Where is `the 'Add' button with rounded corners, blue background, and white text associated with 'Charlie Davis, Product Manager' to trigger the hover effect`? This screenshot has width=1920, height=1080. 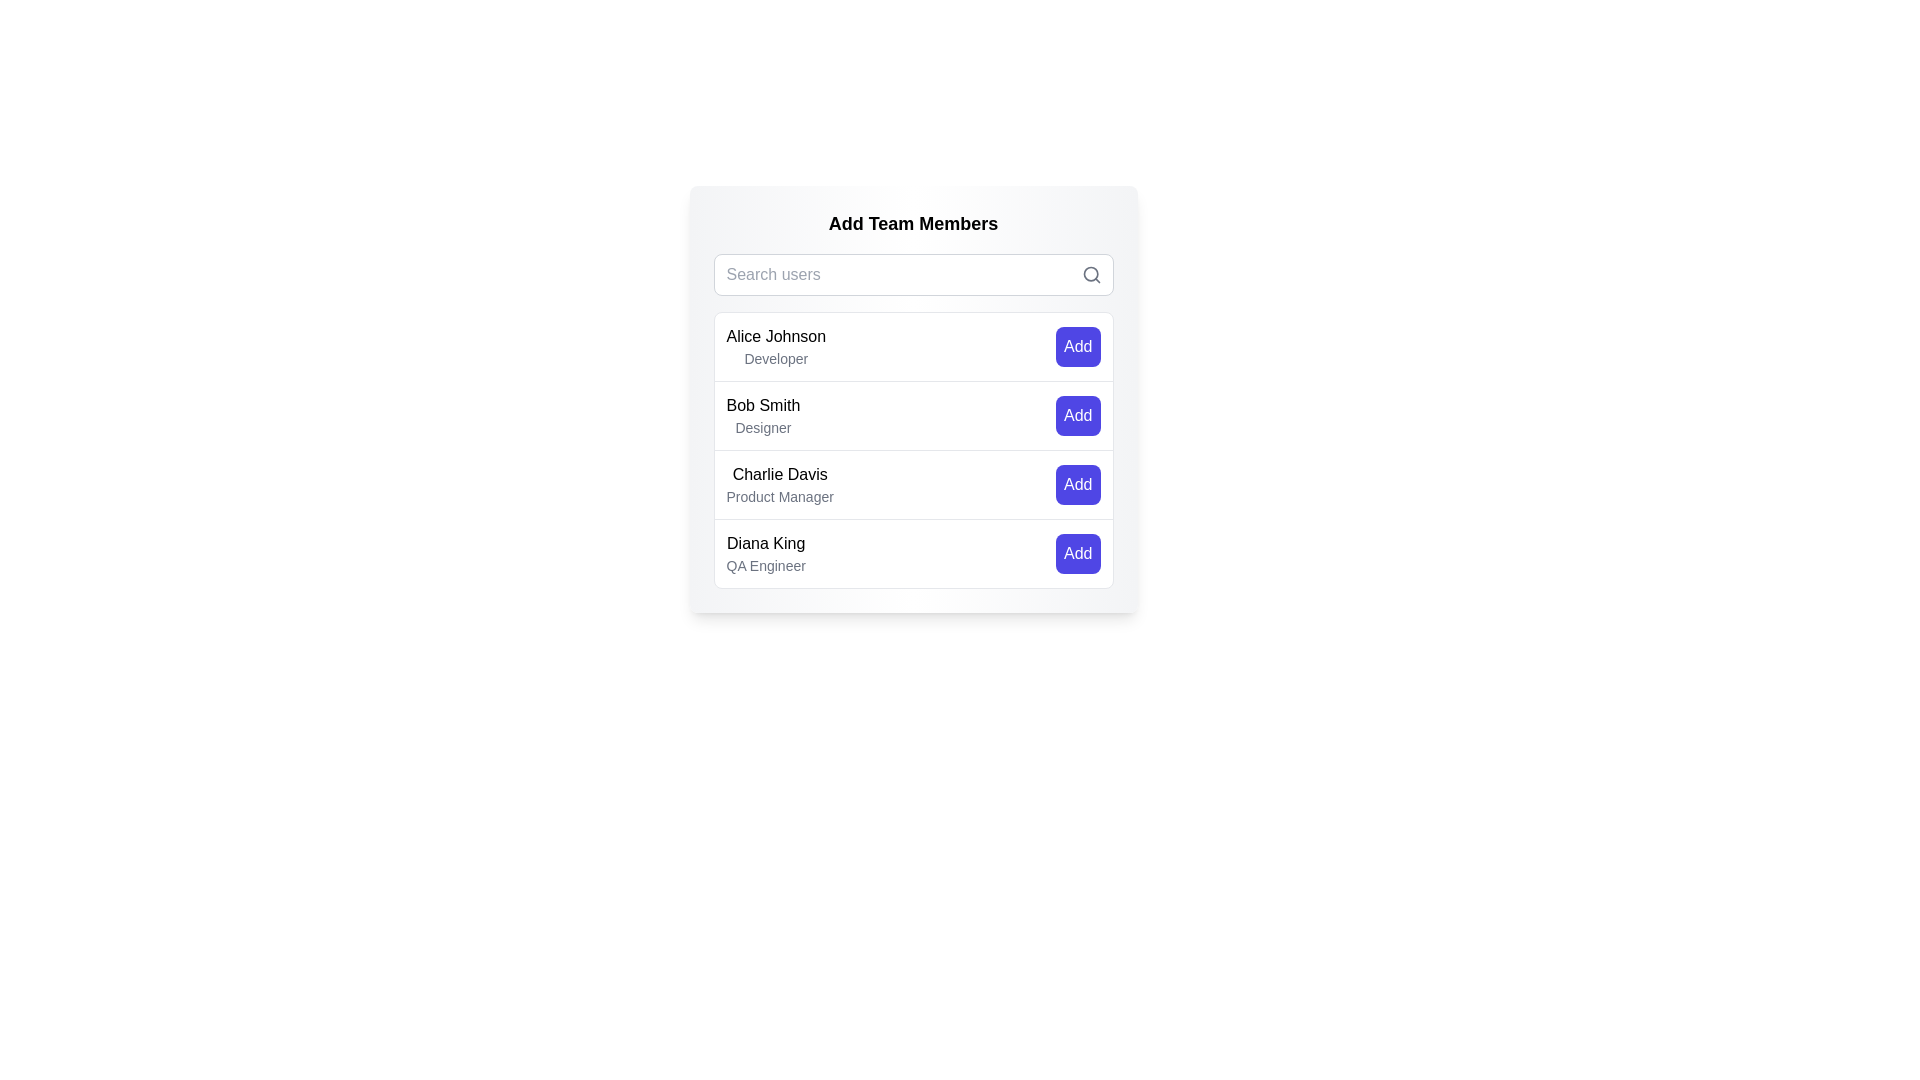
the 'Add' button with rounded corners, blue background, and white text associated with 'Charlie Davis, Product Manager' to trigger the hover effect is located at coordinates (1077, 485).